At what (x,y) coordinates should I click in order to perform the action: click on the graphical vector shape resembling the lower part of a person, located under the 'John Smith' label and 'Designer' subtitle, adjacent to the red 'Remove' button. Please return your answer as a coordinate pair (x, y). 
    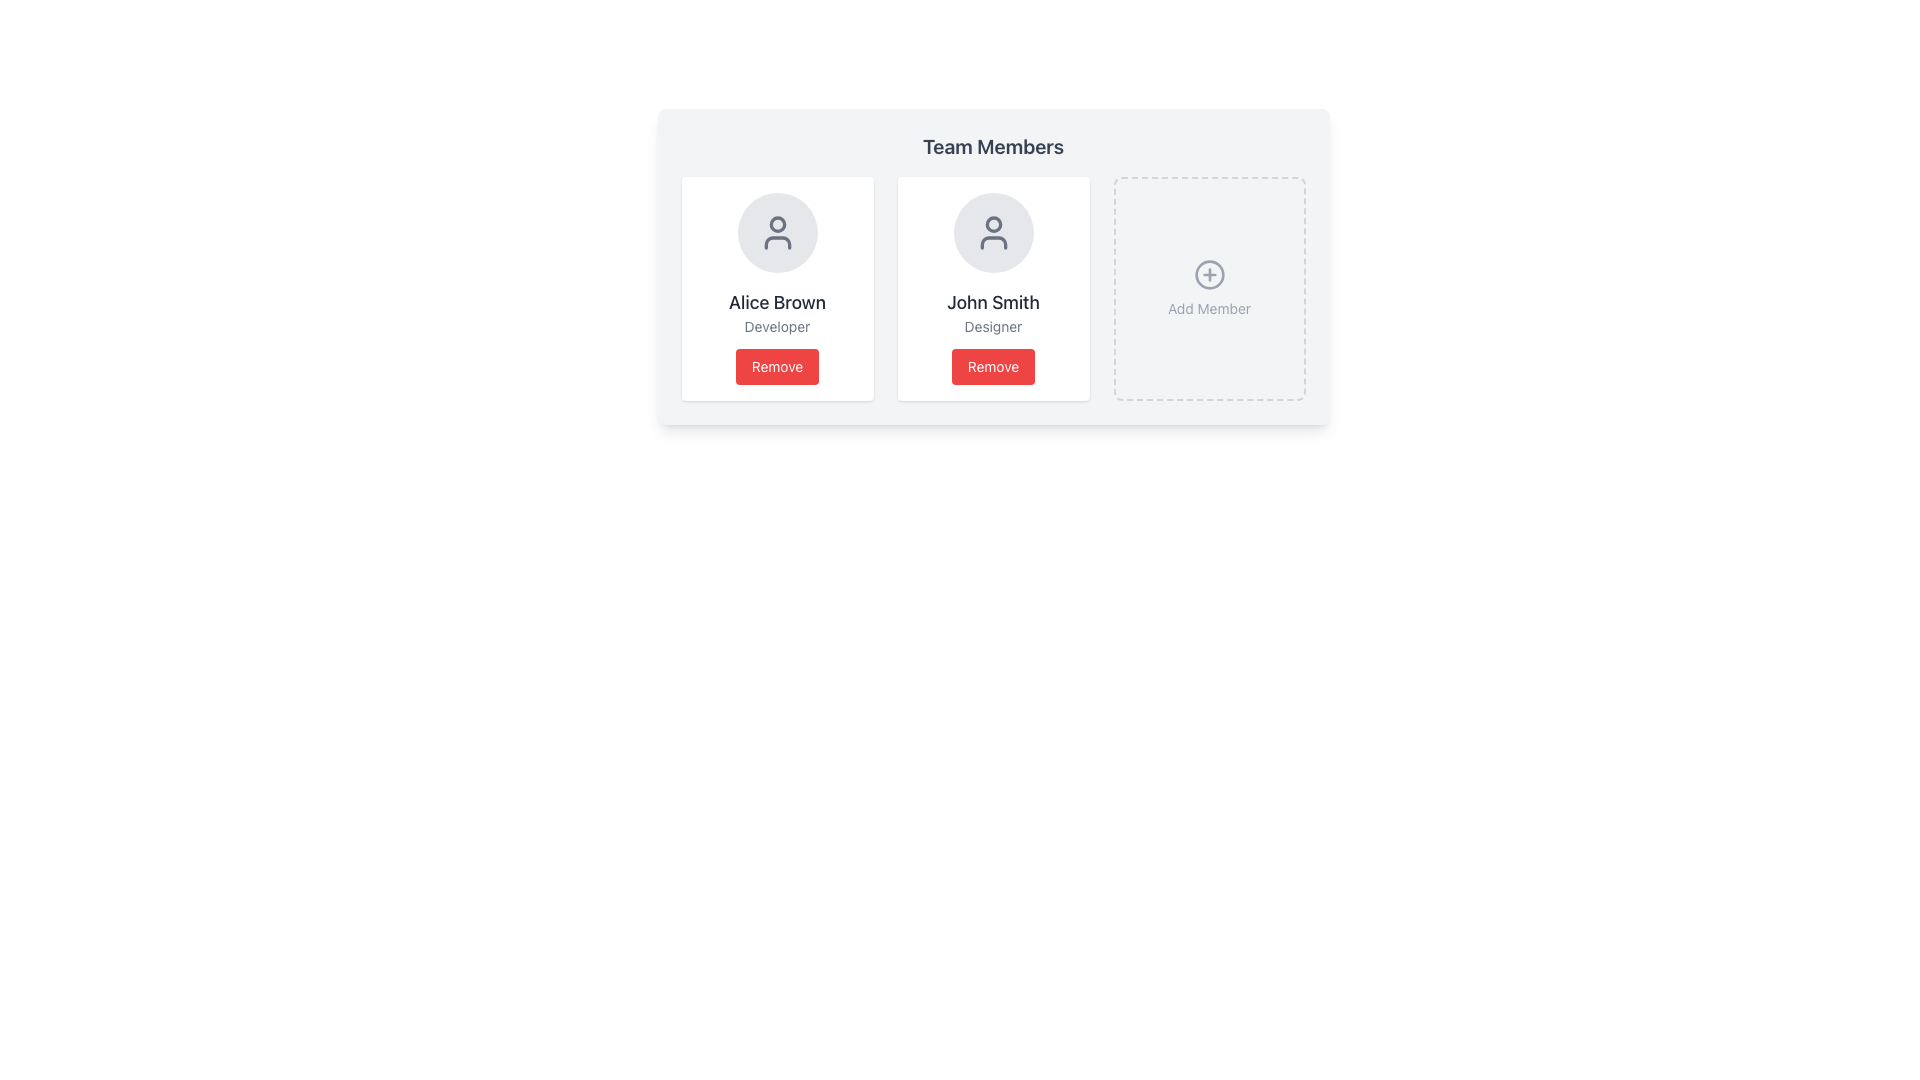
    Looking at the image, I should click on (993, 242).